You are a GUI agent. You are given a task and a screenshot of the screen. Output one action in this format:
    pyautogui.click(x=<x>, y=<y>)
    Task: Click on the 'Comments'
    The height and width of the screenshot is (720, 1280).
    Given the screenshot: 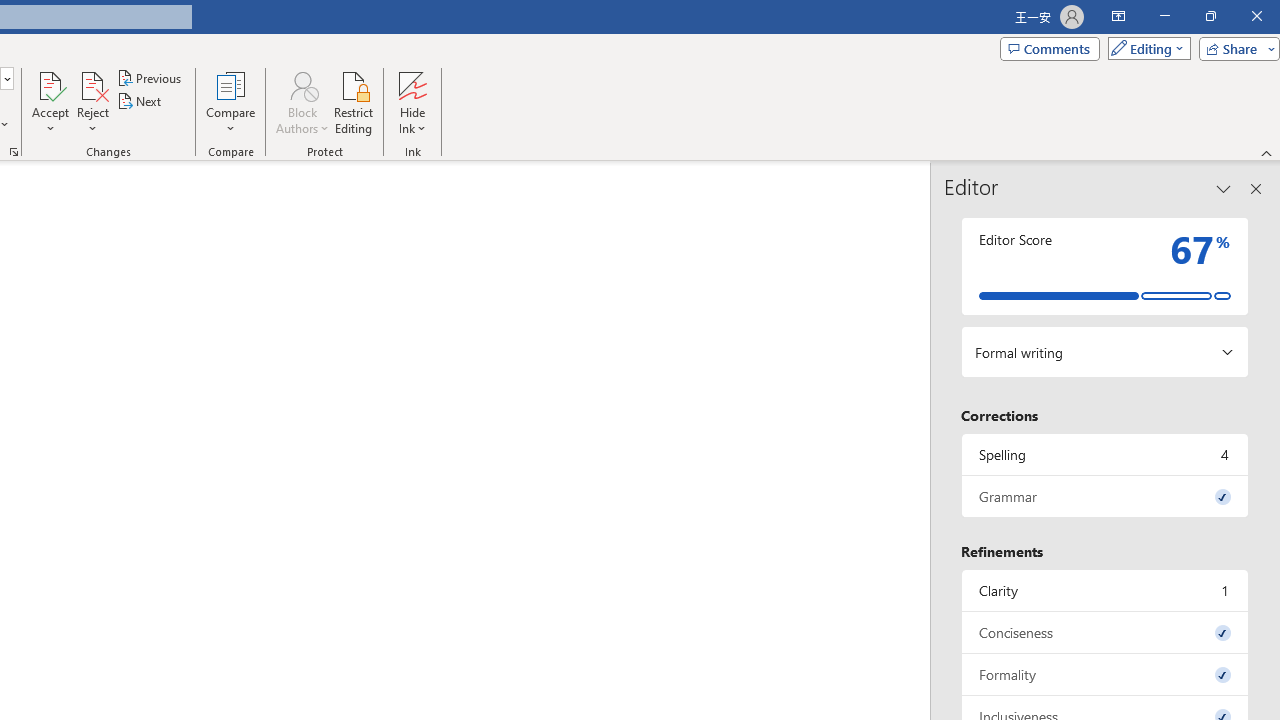 What is the action you would take?
    pyautogui.click(x=1048, y=47)
    